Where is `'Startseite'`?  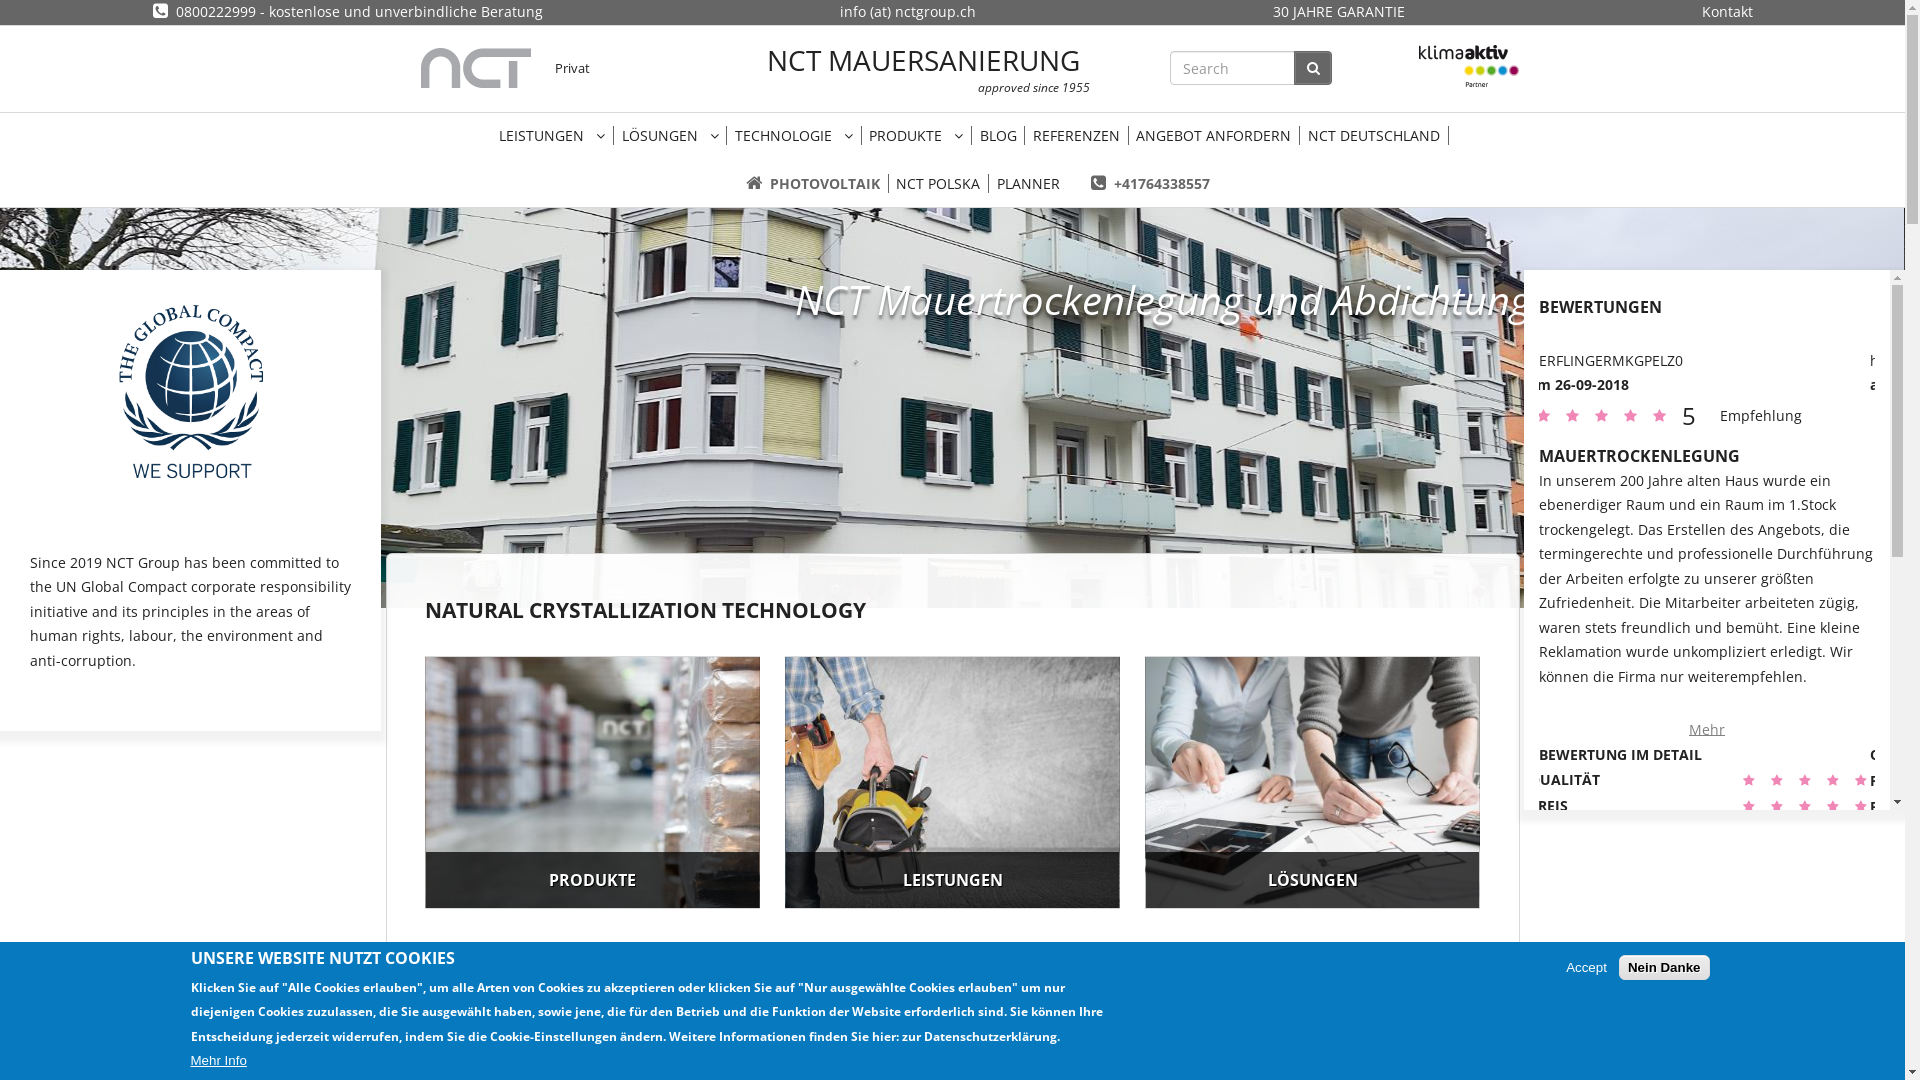
'Startseite' is located at coordinates (474, 67).